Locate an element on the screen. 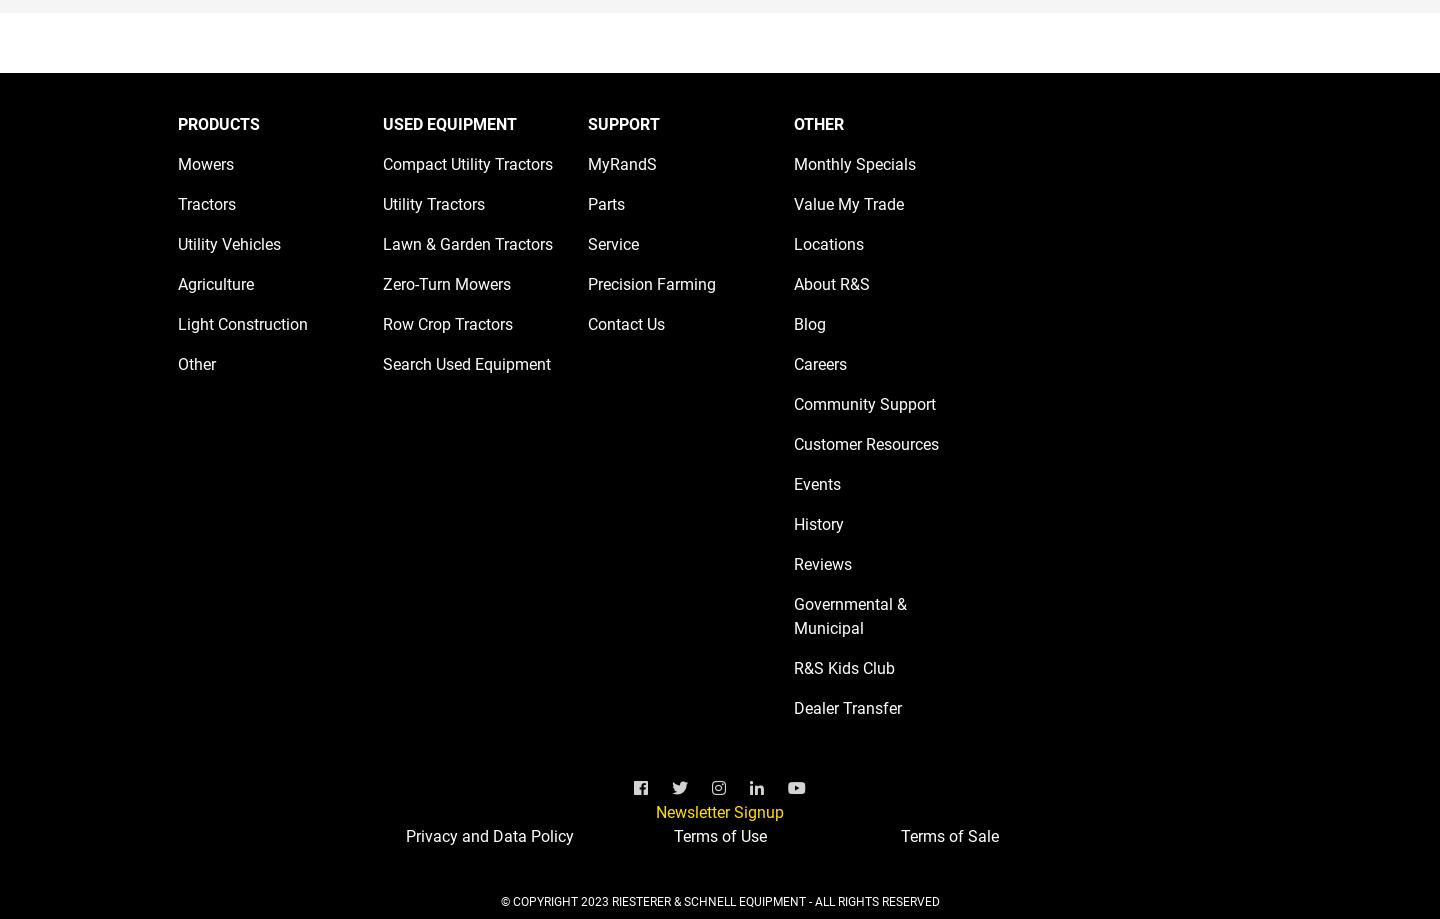 The height and width of the screenshot is (919, 1440). 'PRODUCTS' is located at coordinates (218, 123).